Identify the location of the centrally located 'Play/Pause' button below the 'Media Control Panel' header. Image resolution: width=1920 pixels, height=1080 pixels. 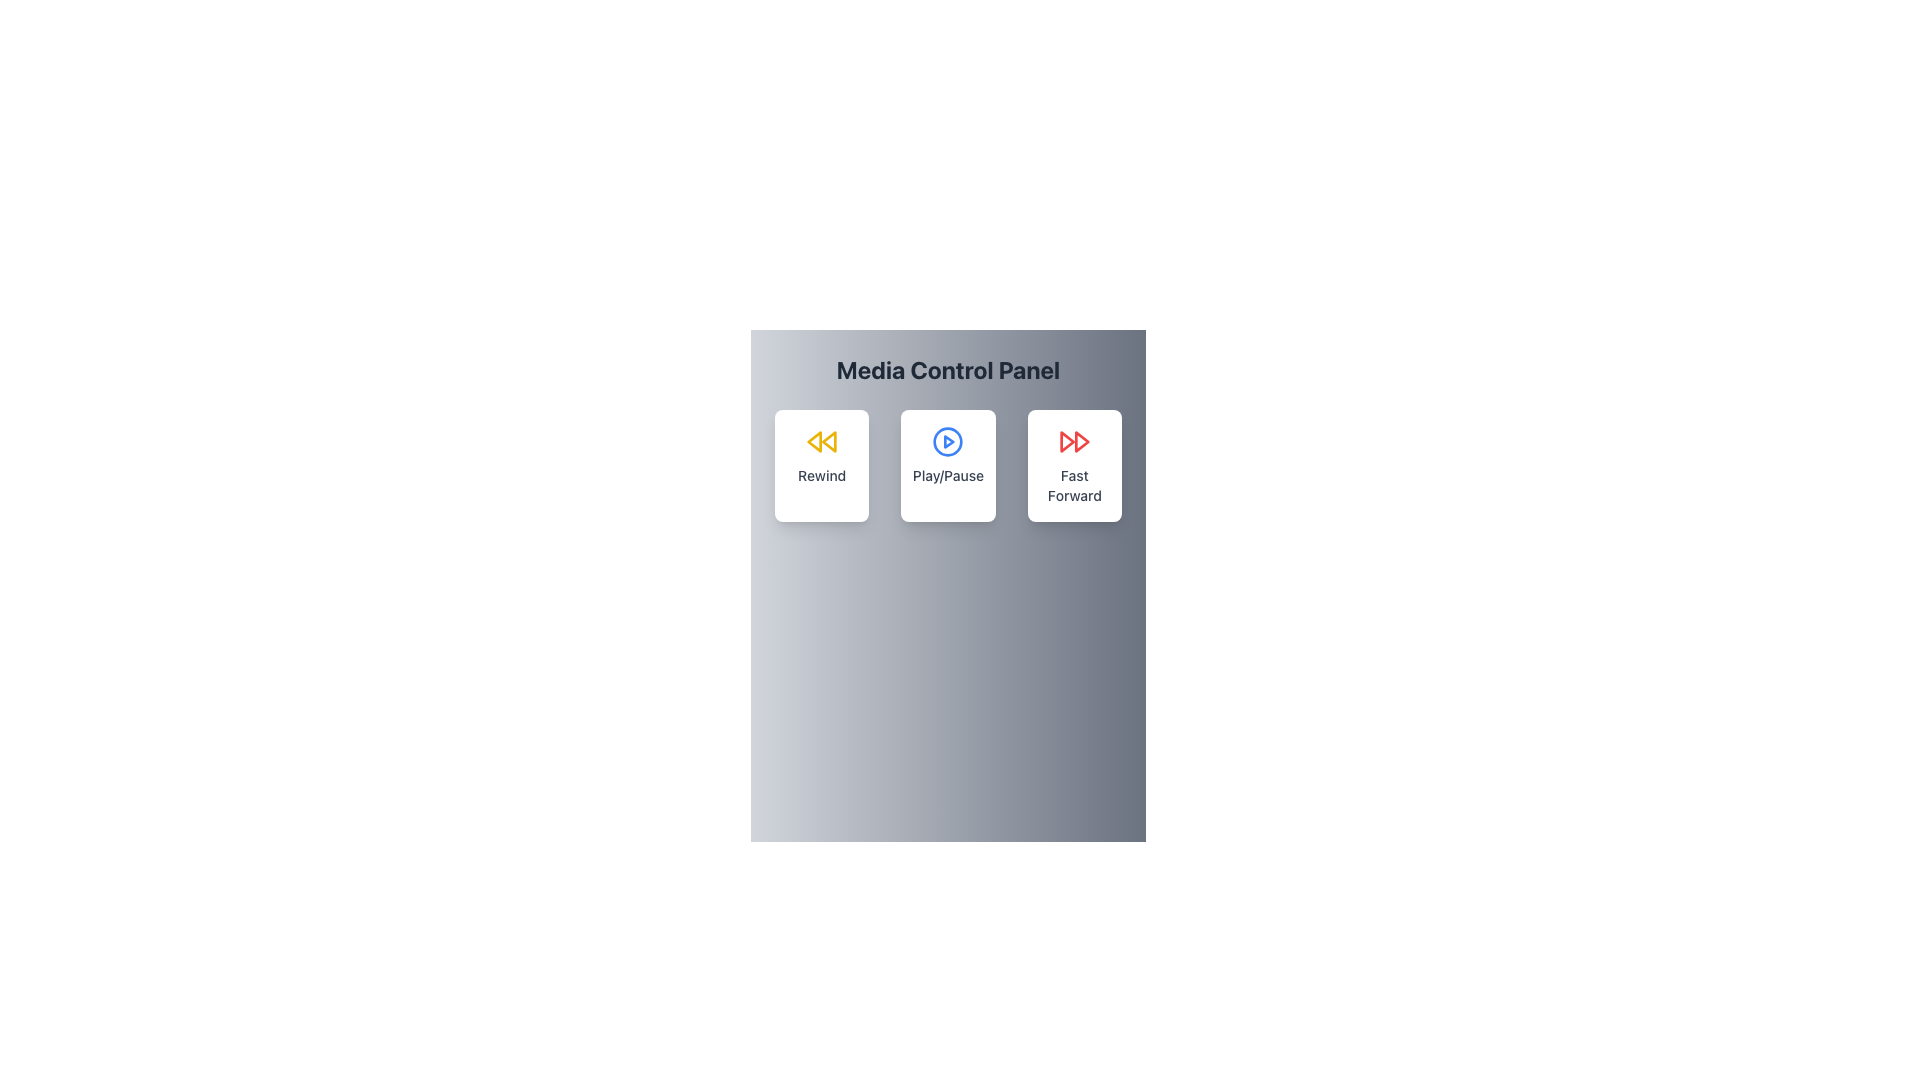
(947, 466).